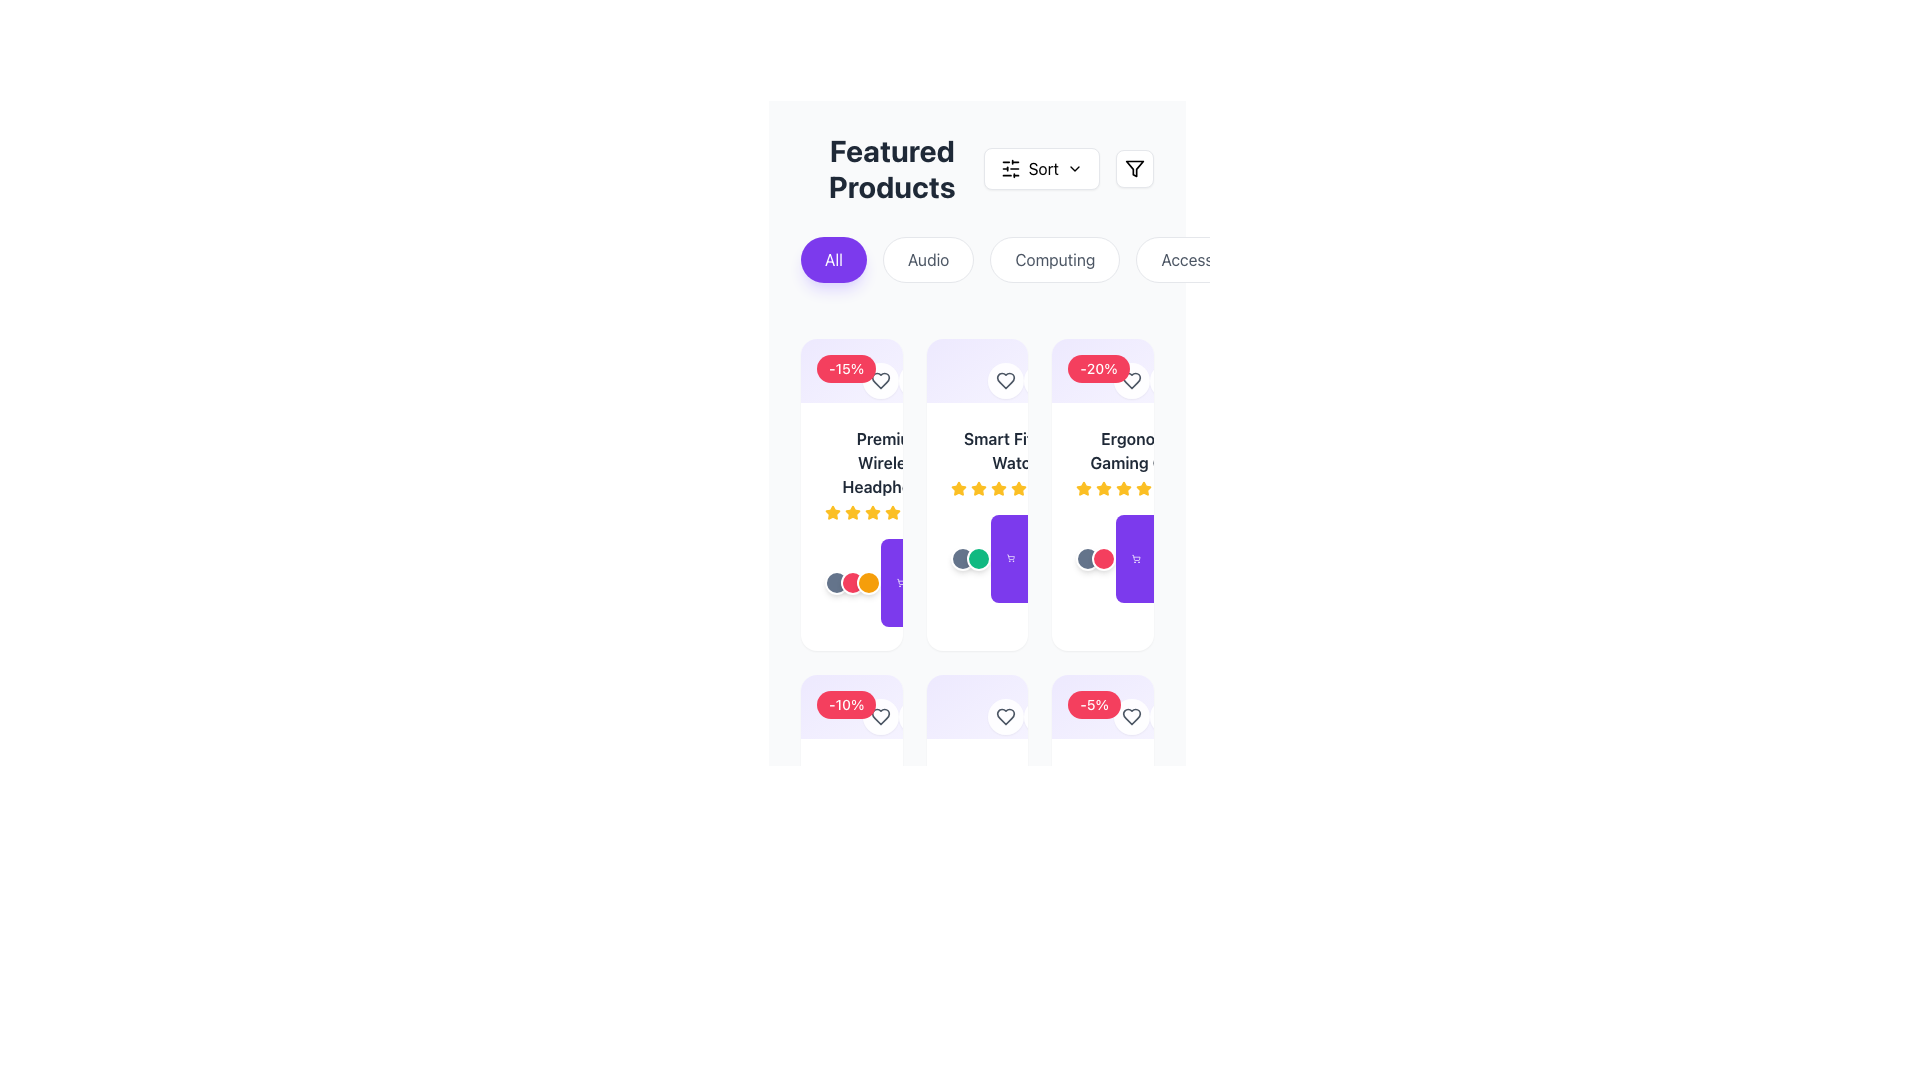  What do you see at coordinates (1083, 488) in the screenshot?
I see `the second yellow star icon in the rating section of the product card, which is located beneath the product name and above the product description` at bounding box center [1083, 488].